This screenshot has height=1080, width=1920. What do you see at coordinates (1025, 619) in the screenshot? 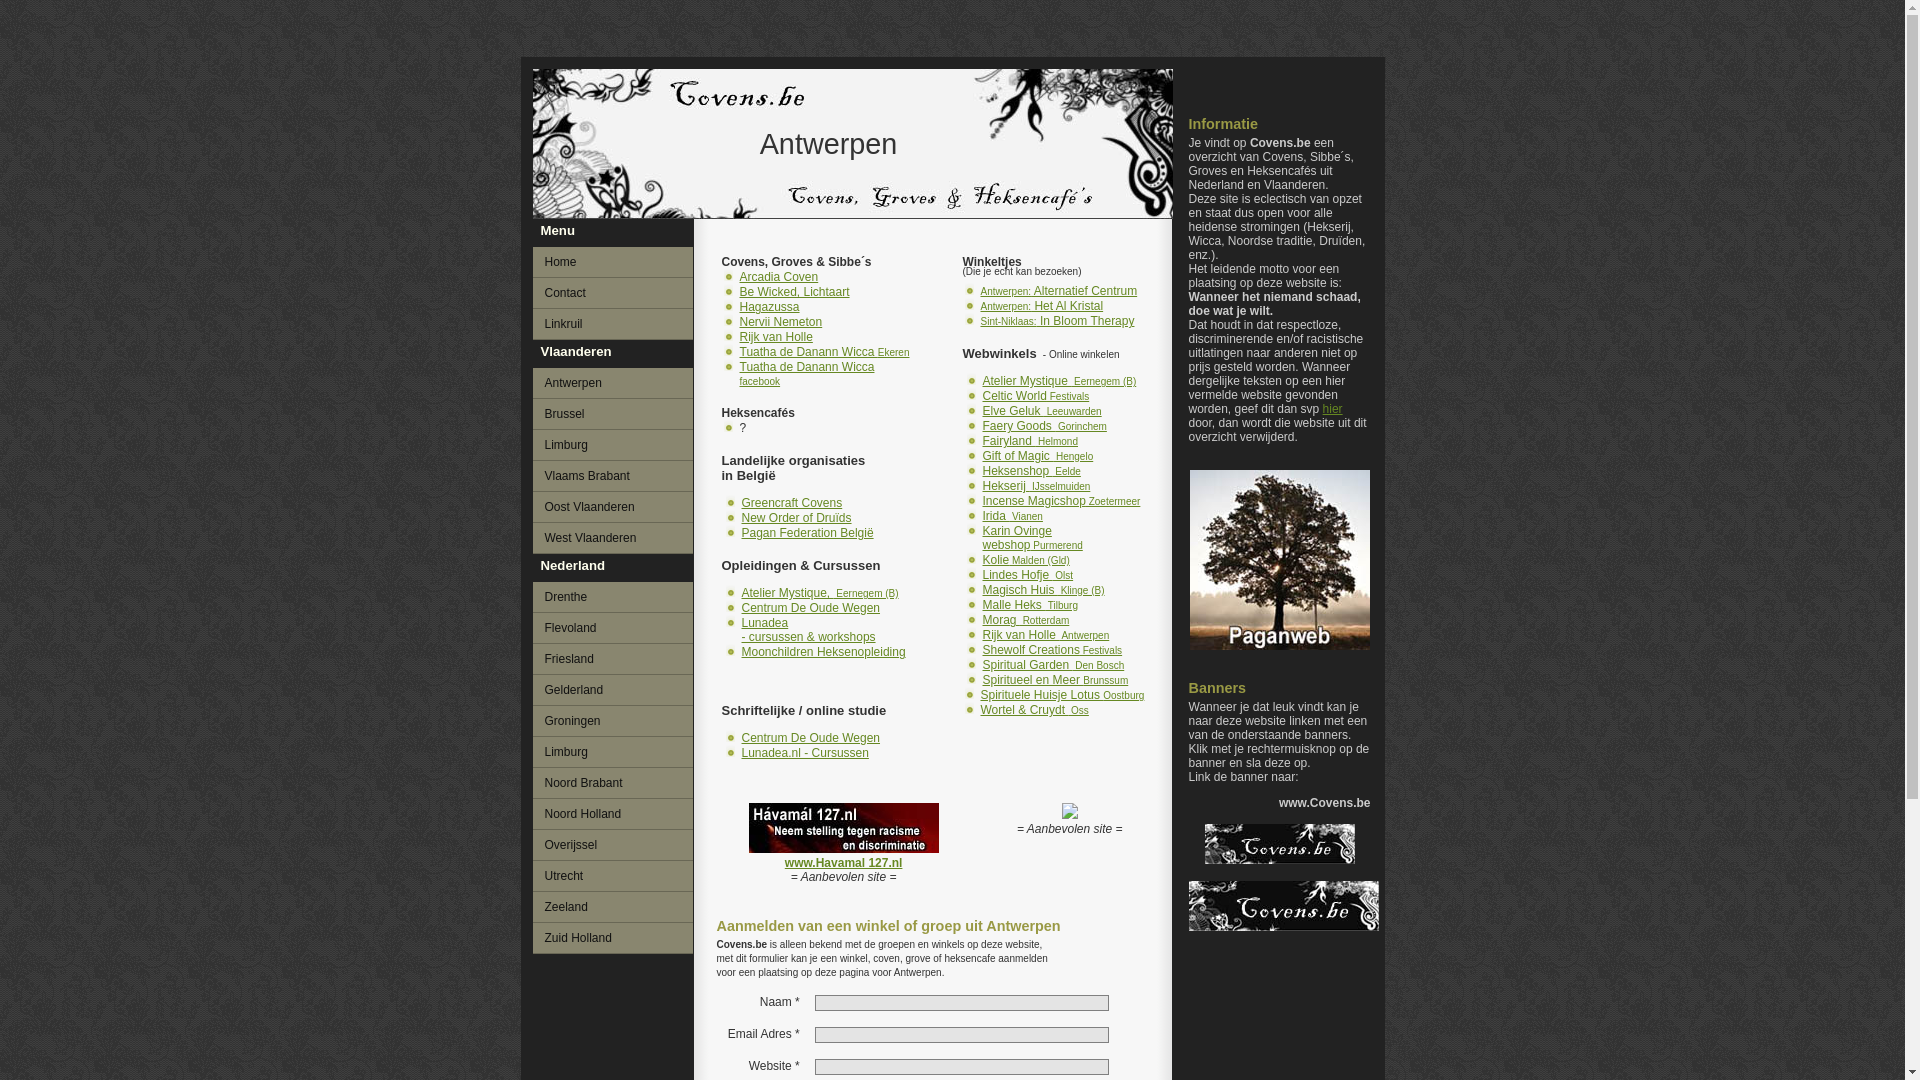
I see `'Morag  Rotterdam'` at bounding box center [1025, 619].